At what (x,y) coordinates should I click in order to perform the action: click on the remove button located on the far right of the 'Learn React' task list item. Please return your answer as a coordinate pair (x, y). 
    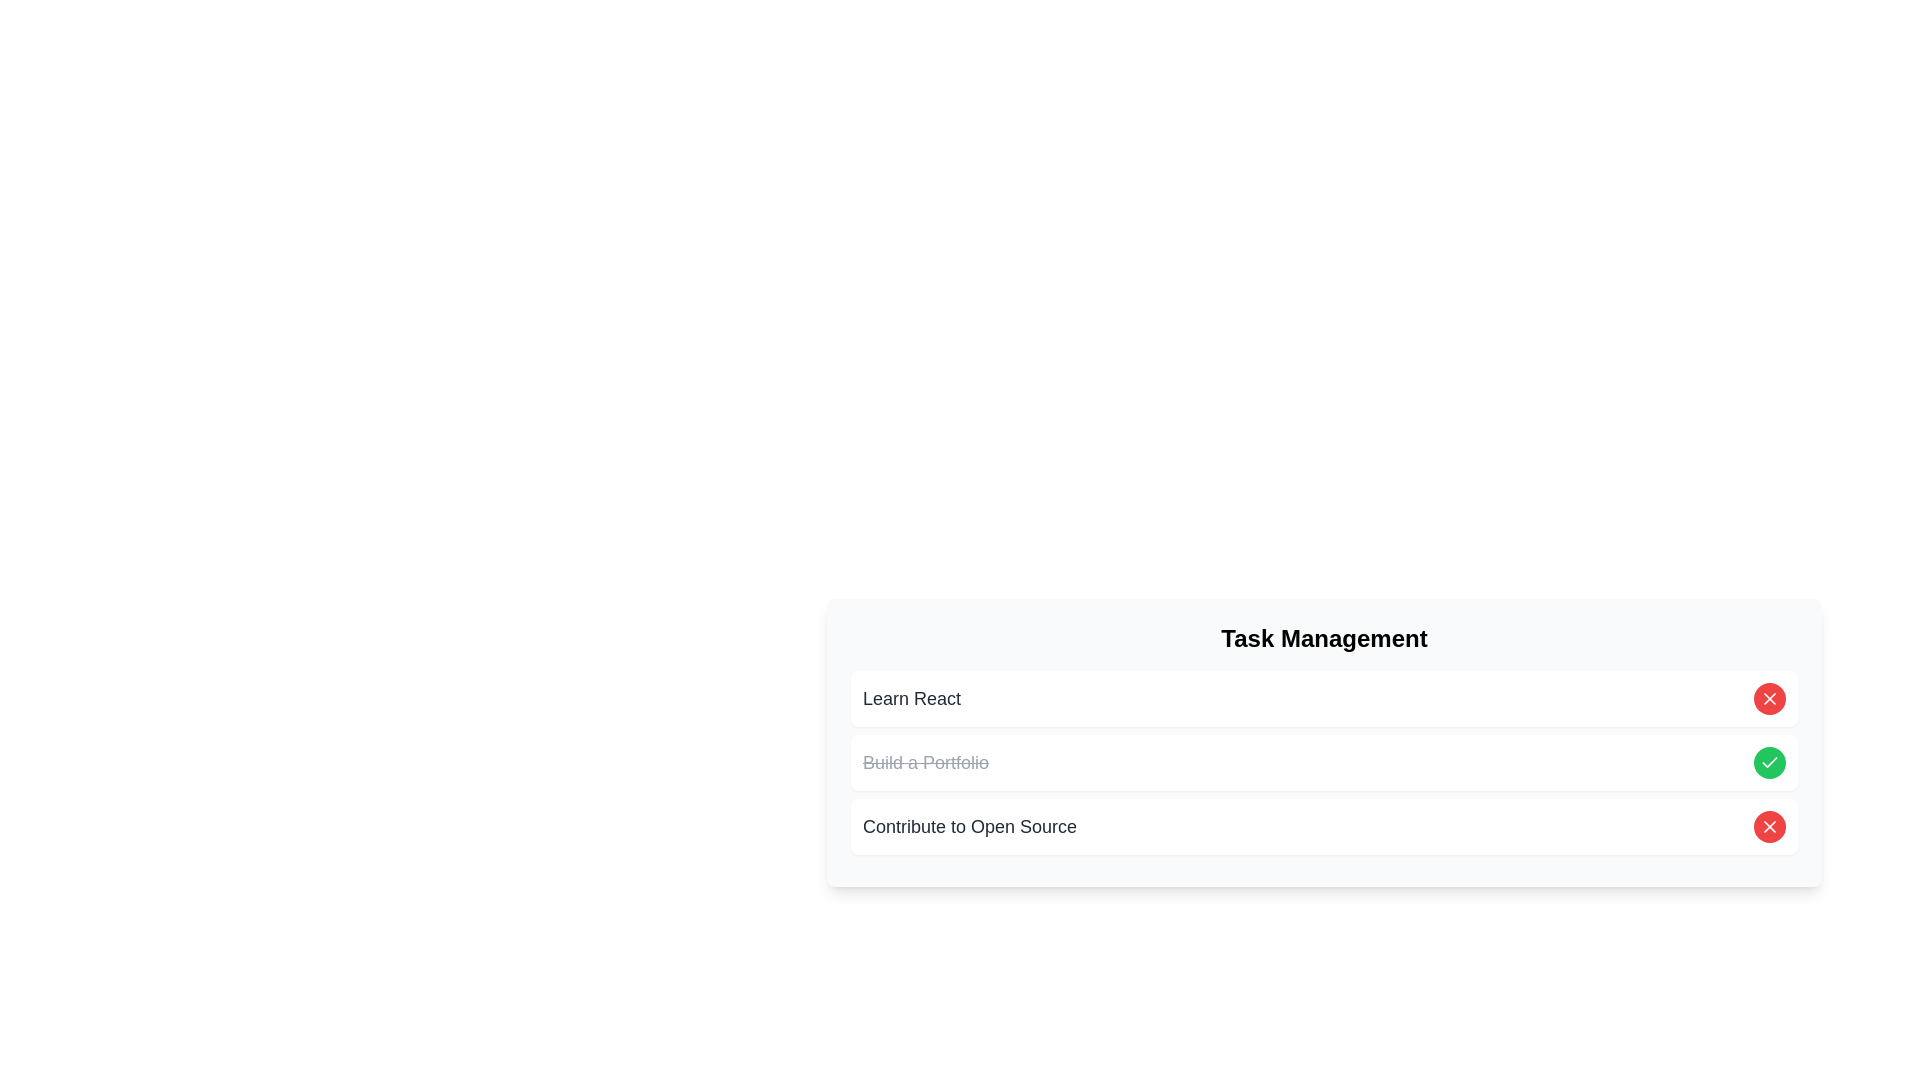
    Looking at the image, I should click on (1770, 697).